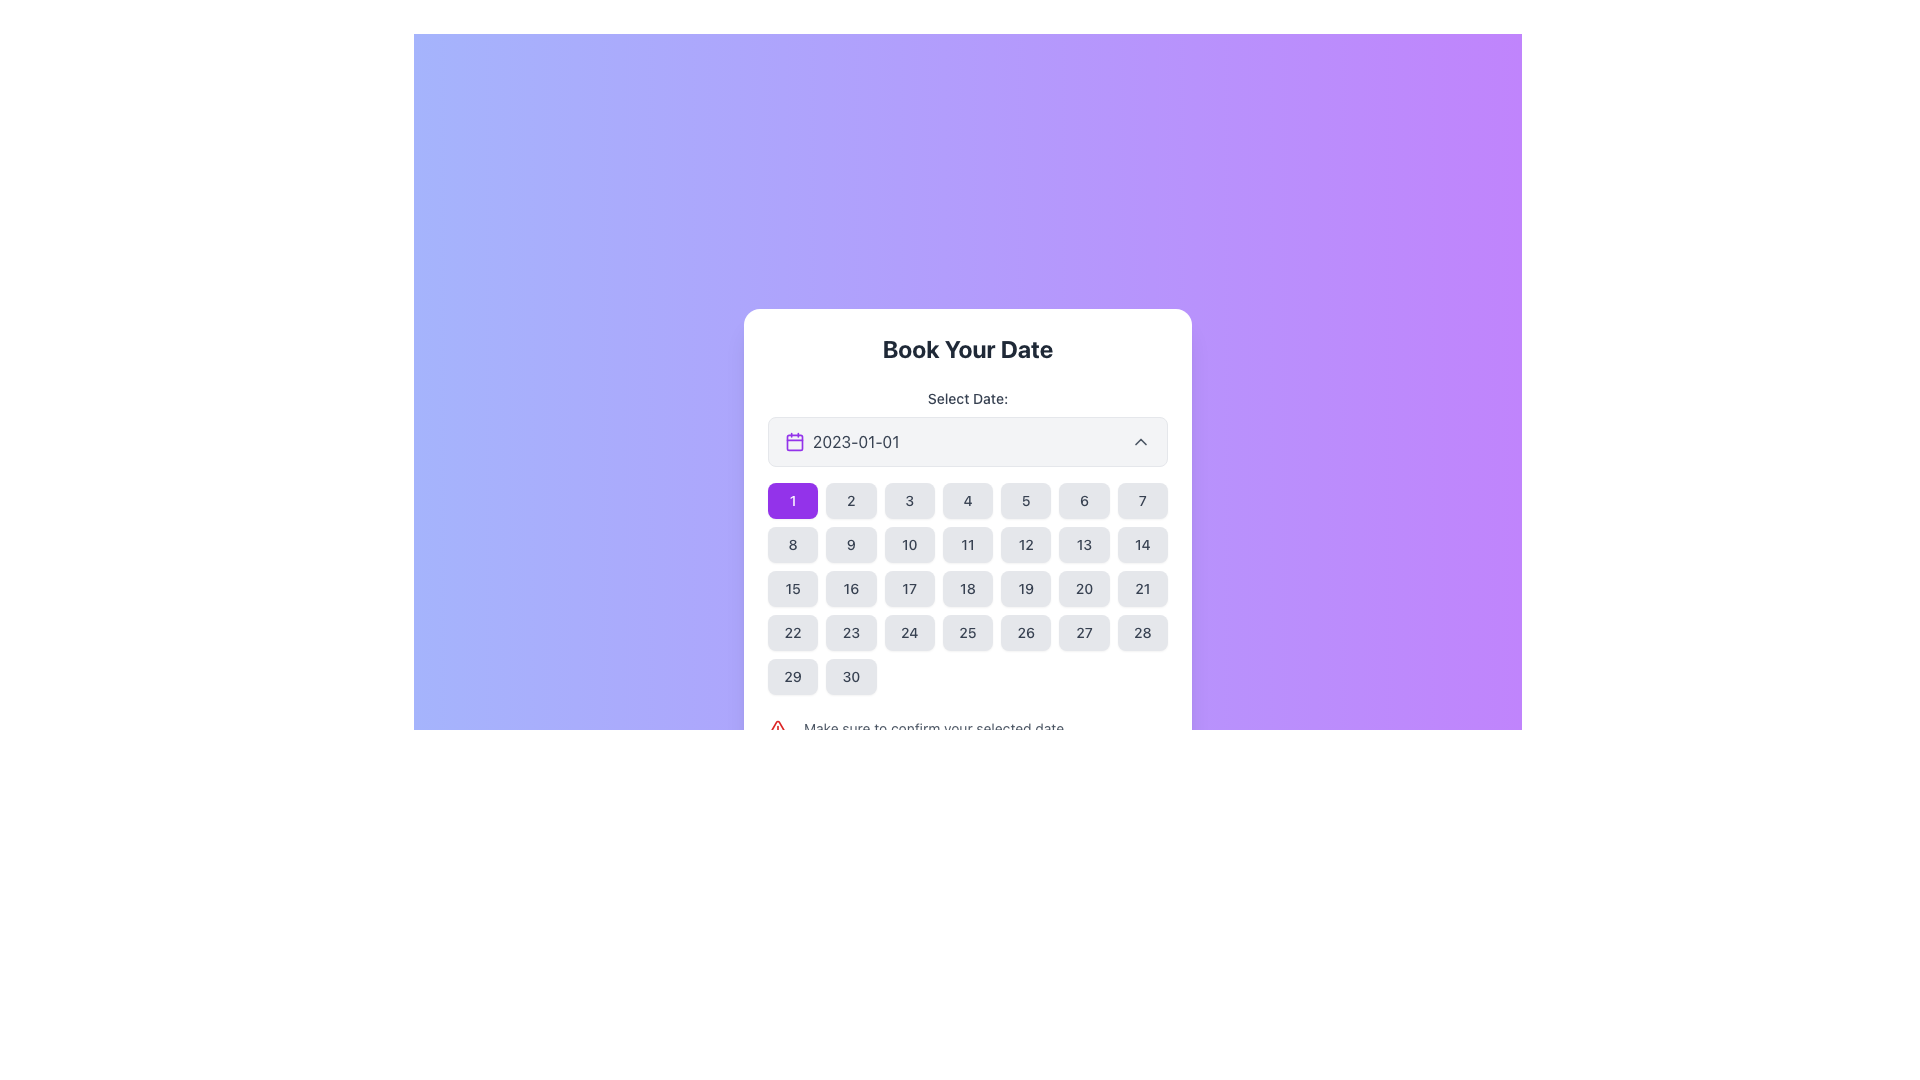 The image size is (1920, 1080). I want to click on the selectable button representing the 14th day of the month in the calendar interface, so click(1142, 544).